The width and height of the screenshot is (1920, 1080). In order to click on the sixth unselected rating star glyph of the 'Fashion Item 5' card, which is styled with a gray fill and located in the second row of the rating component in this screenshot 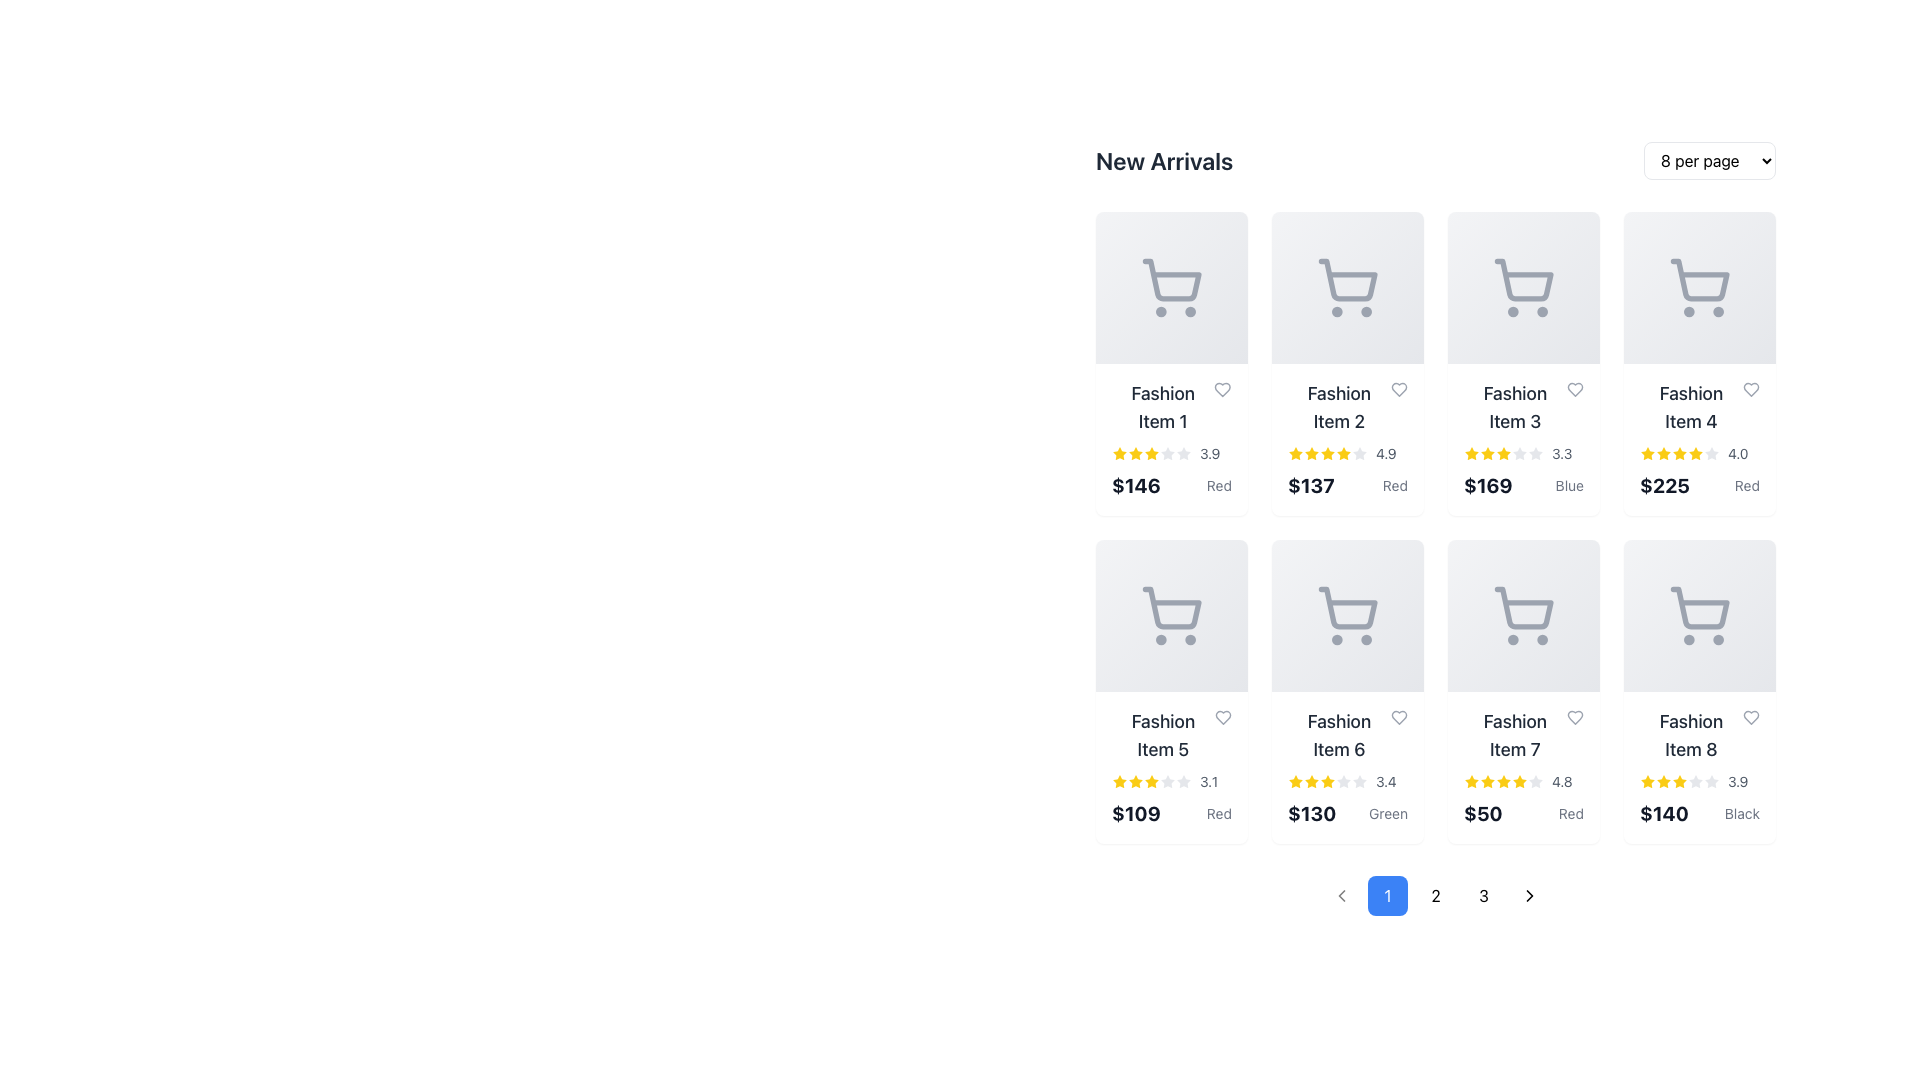, I will do `click(1167, 781)`.